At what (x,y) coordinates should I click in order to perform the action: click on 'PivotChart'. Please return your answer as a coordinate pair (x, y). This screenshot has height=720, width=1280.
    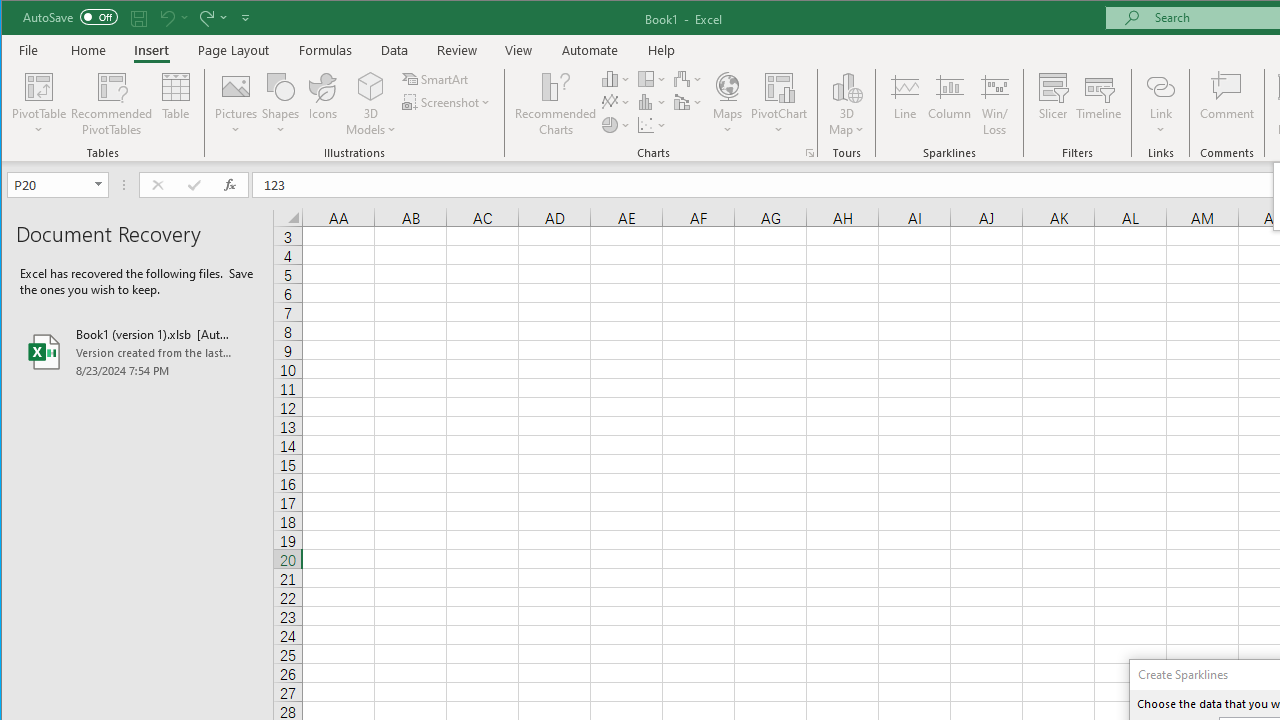
    Looking at the image, I should click on (778, 85).